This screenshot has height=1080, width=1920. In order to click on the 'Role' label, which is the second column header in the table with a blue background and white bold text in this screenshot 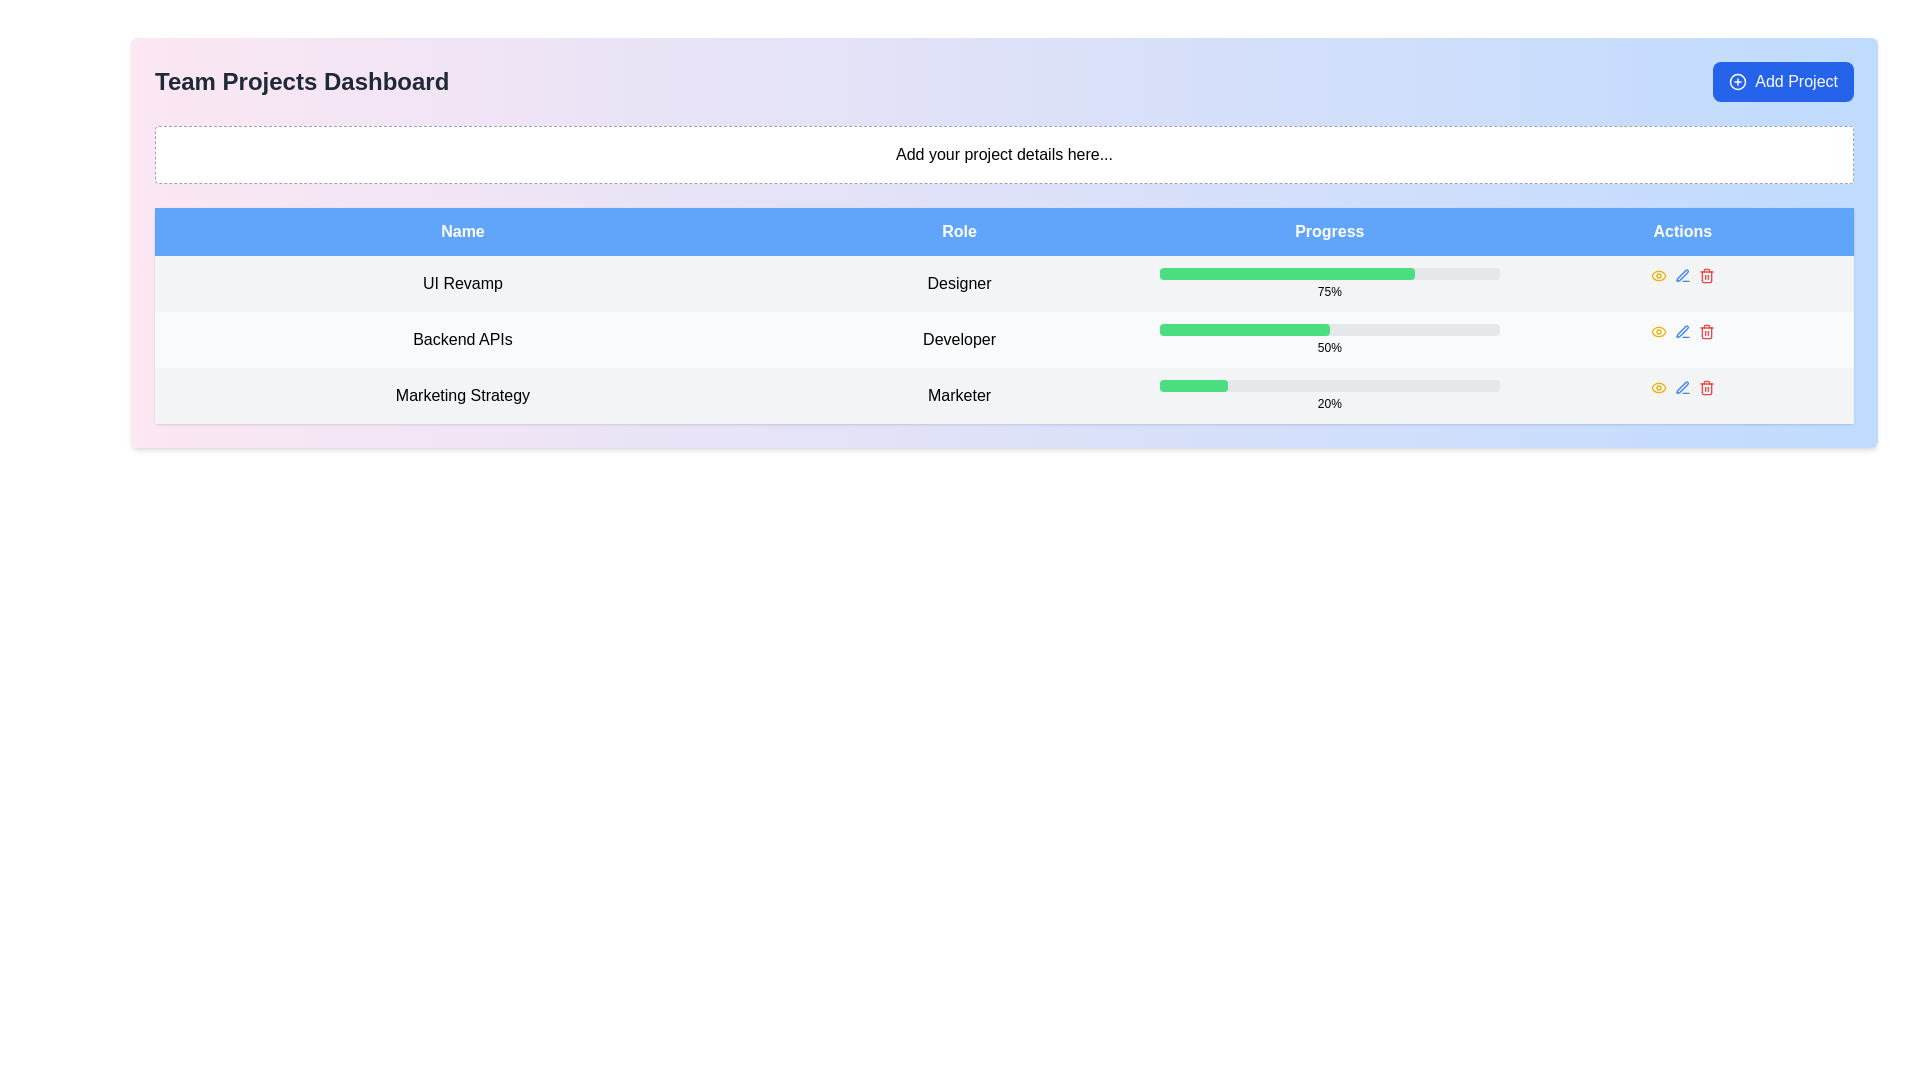, I will do `click(958, 230)`.